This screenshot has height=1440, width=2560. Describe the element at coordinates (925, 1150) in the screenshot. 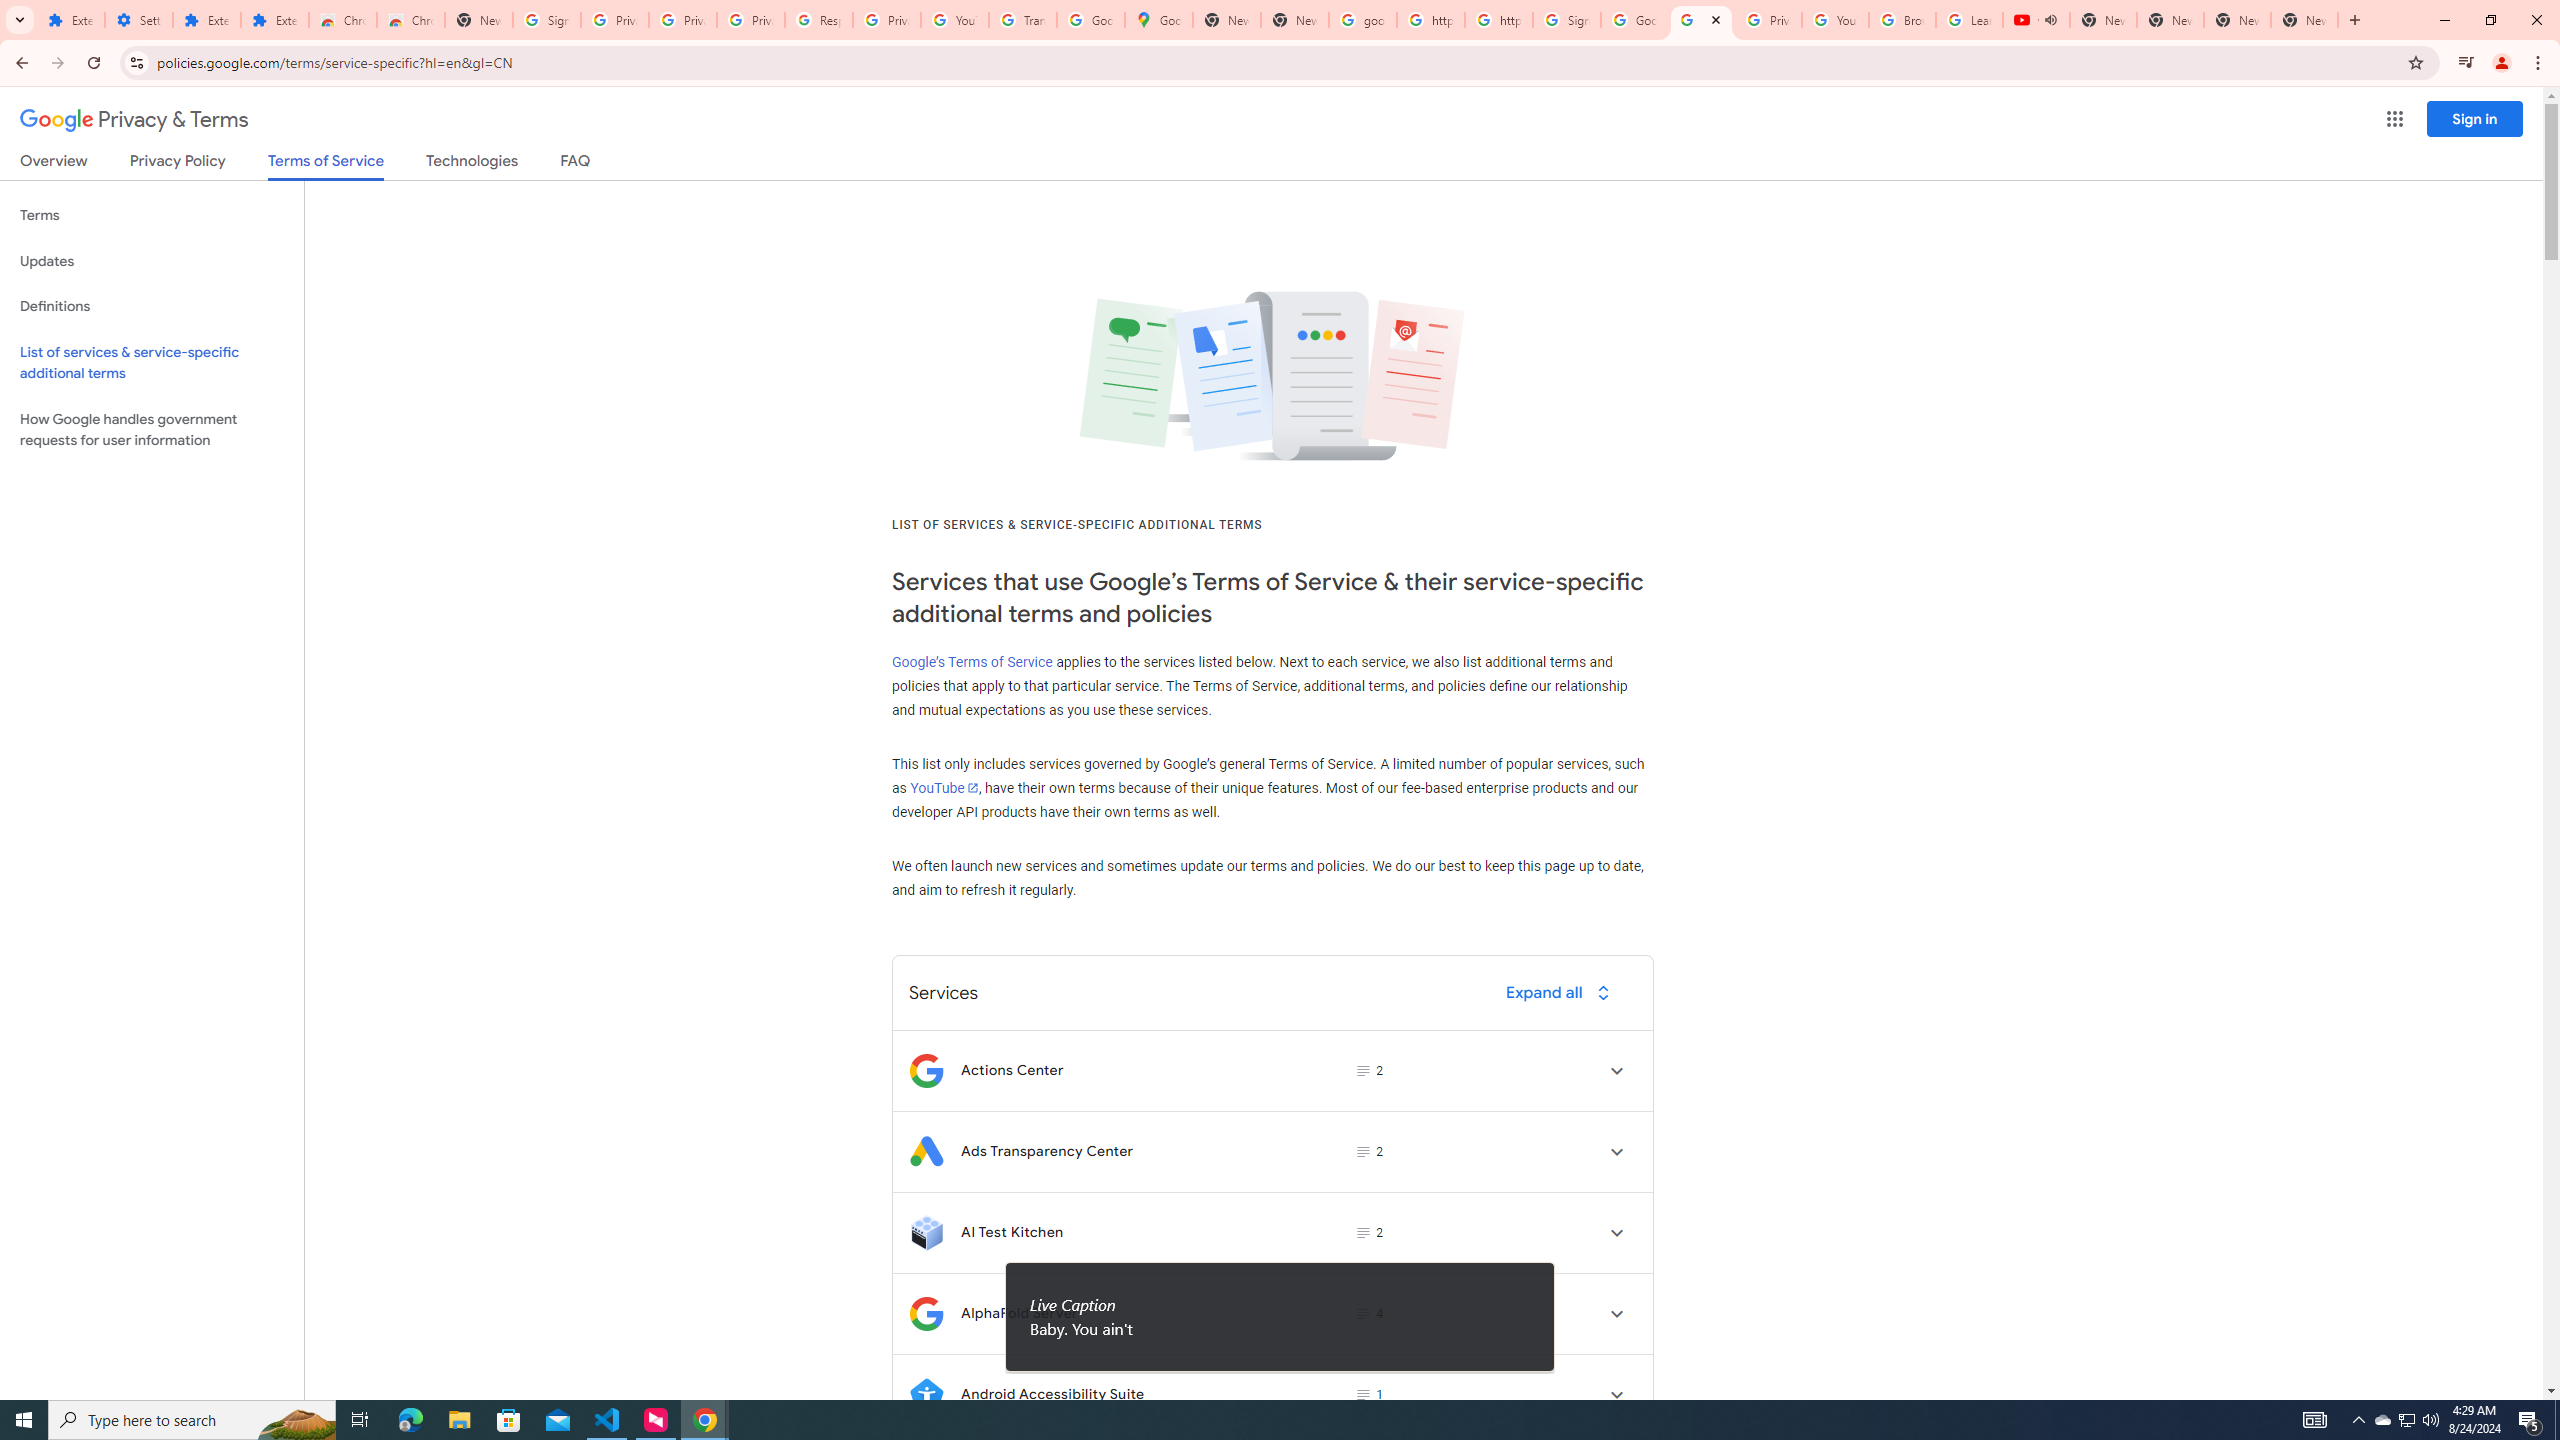

I see `'Logo for Ads Transparency Center'` at that location.